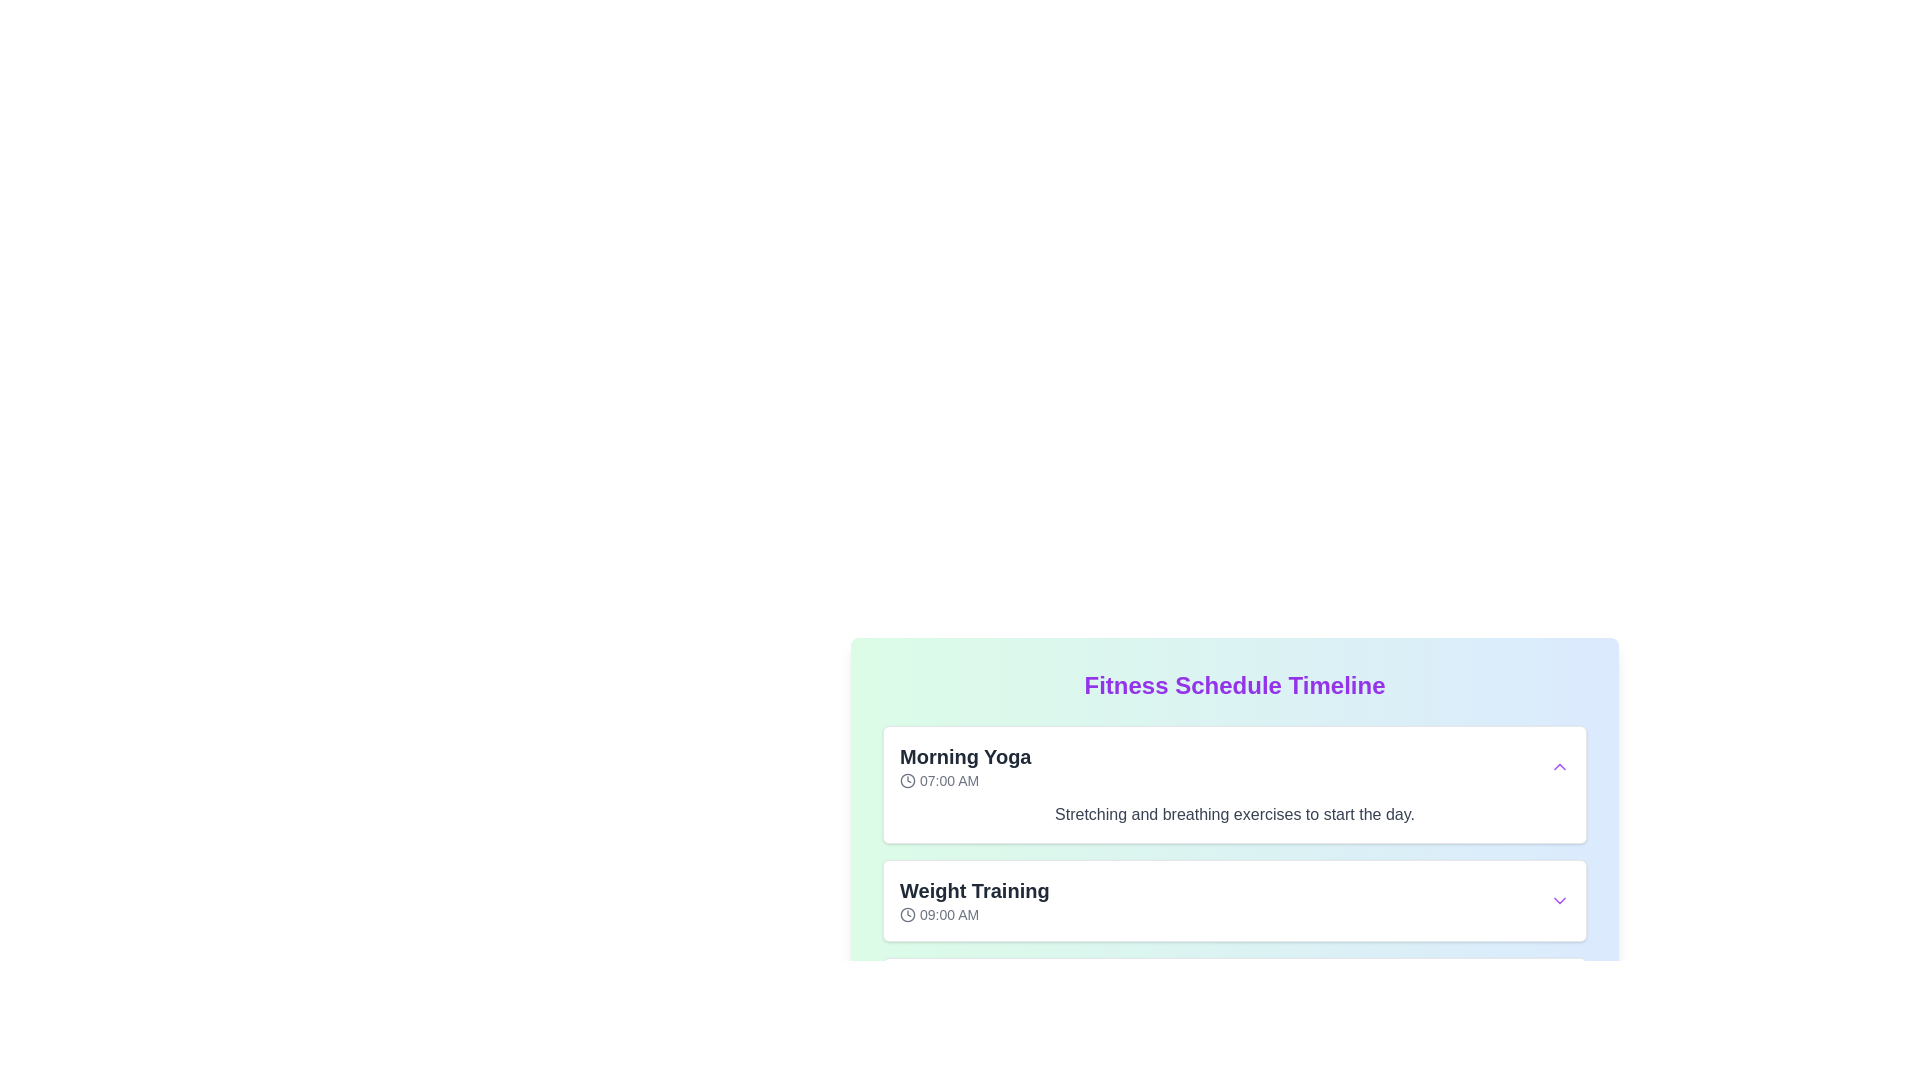 The height and width of the screenshot is (1080, 1920). What do you see at coordinates (906, 779) in the screenshot?
I see `the clock icon located to the left of the time '07:00 AM' in the 'Fitness Schedule Timeline' panel` at bounding box center [906, 779].